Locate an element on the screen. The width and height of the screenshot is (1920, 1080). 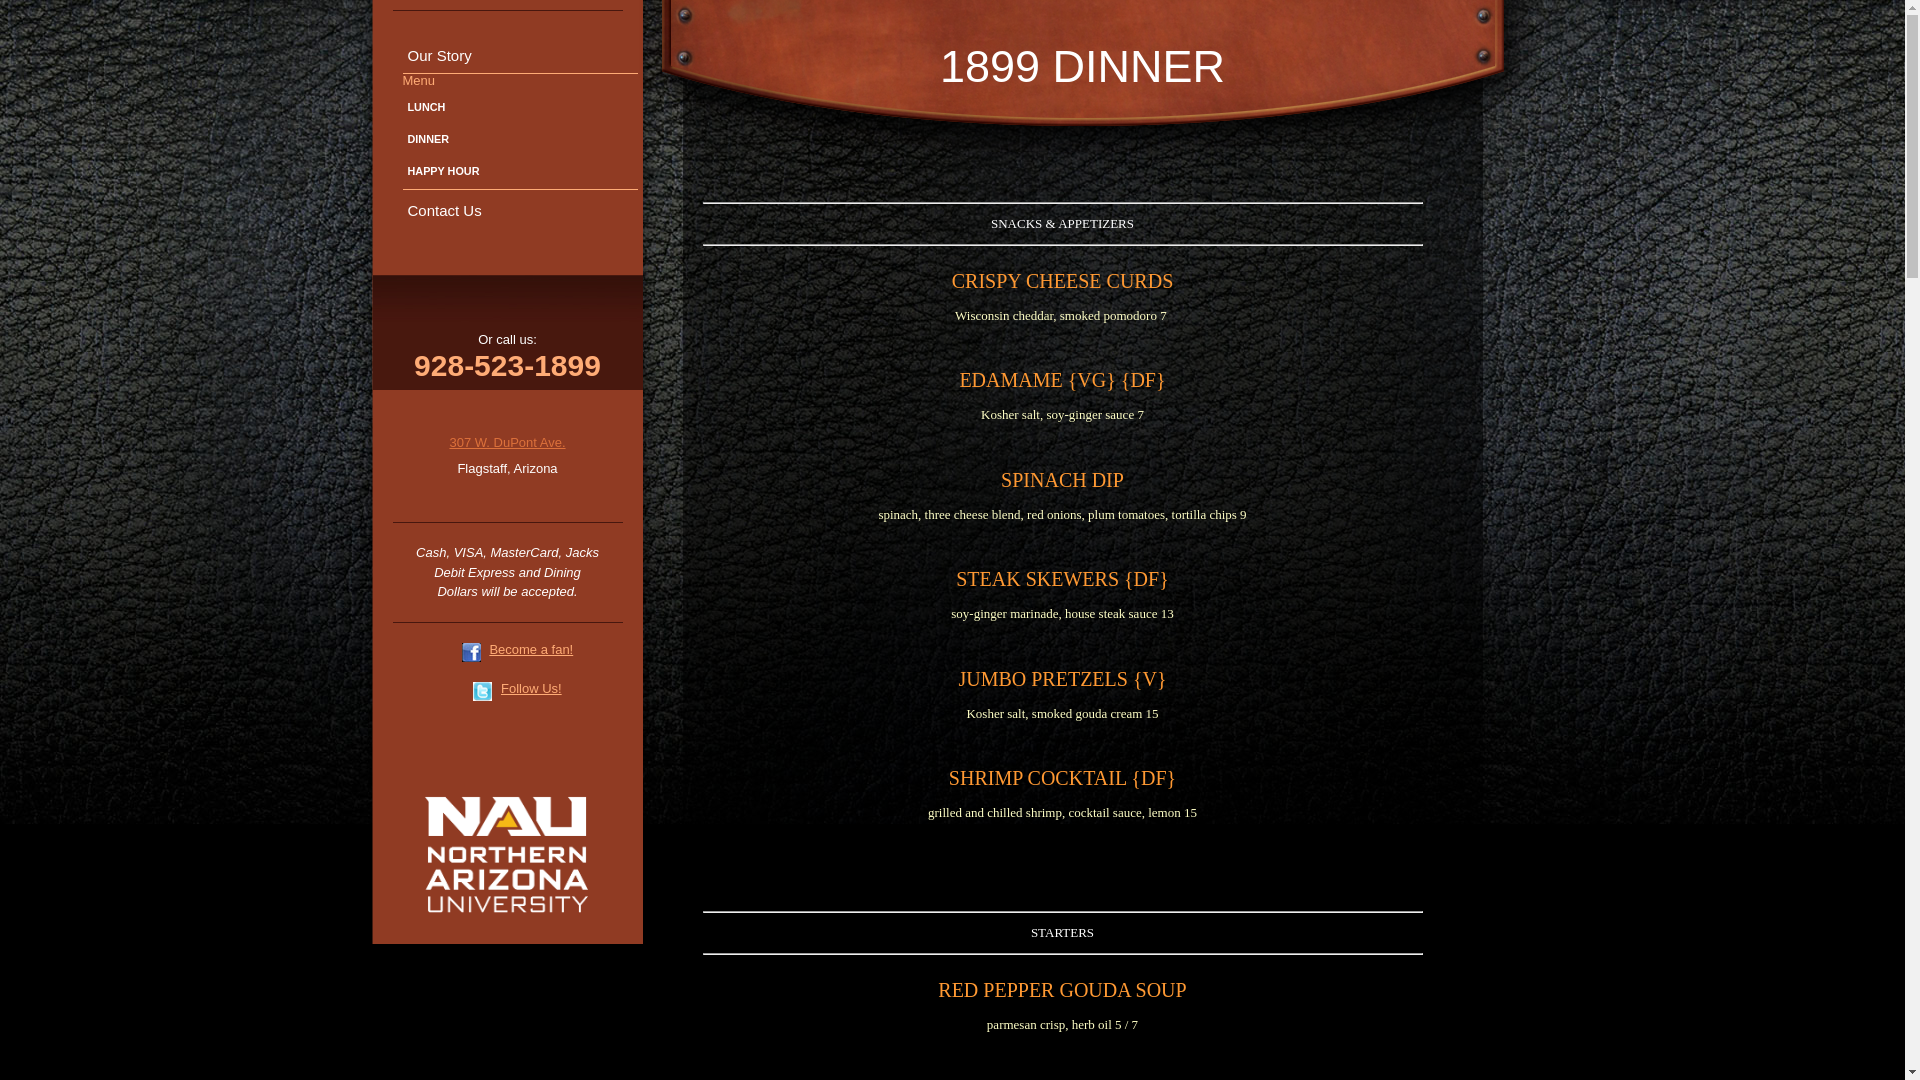
'Our Story' is located at coordinates (519, 54).